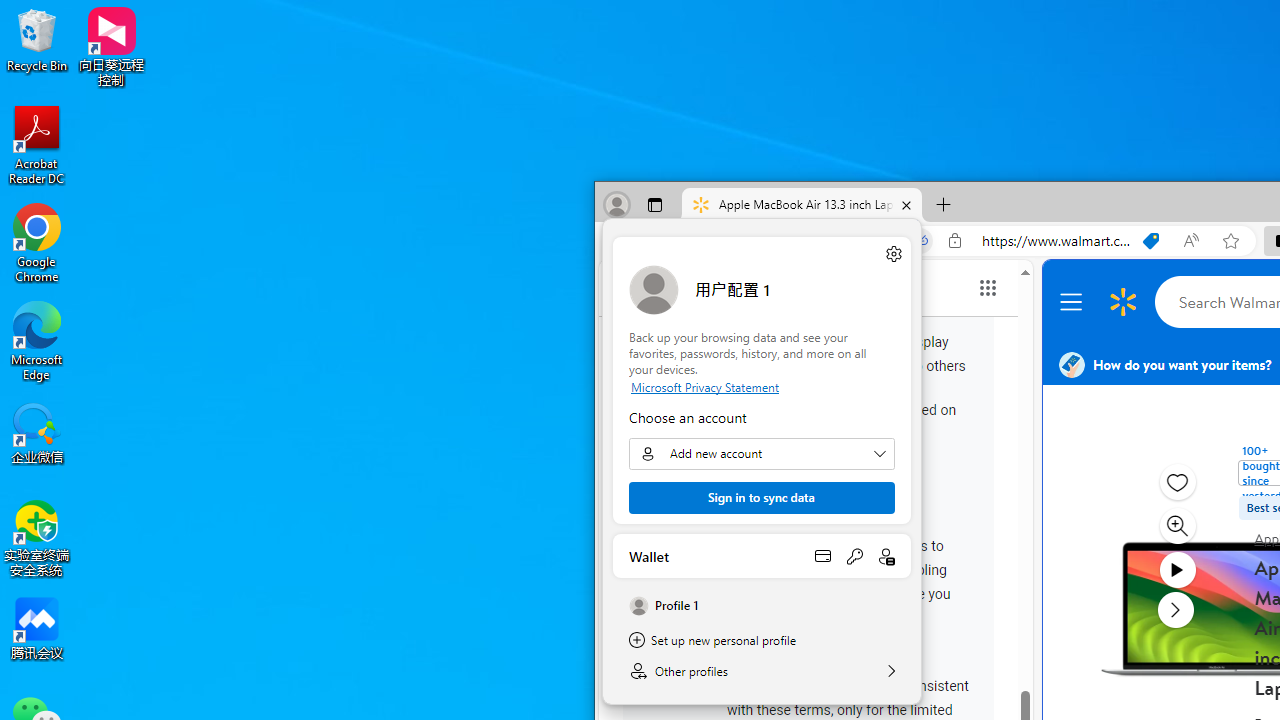 This screenshot has width=1280, height=720. Describe the element at coordinates (822, 555) in the screenshot. I see `'Open payment methods'` at that location.